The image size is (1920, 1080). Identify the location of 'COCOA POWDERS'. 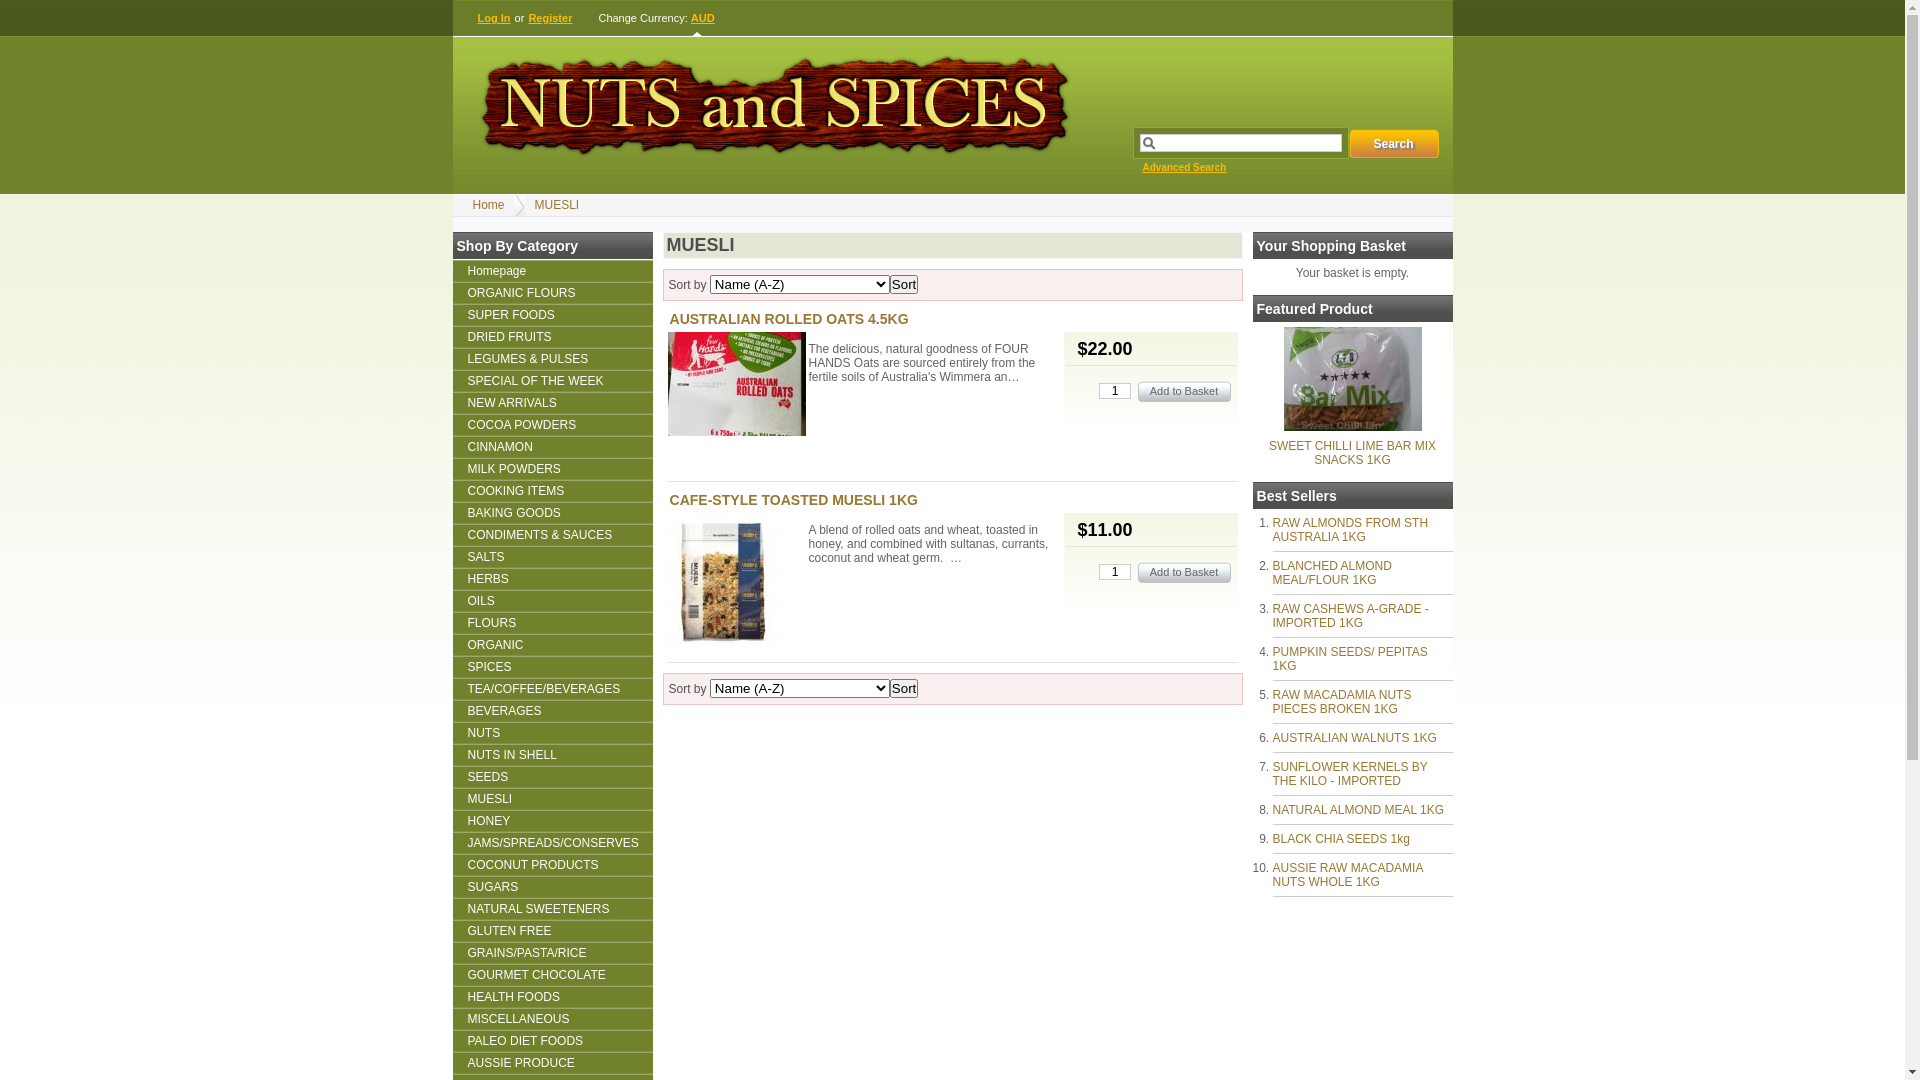
(552, 423).